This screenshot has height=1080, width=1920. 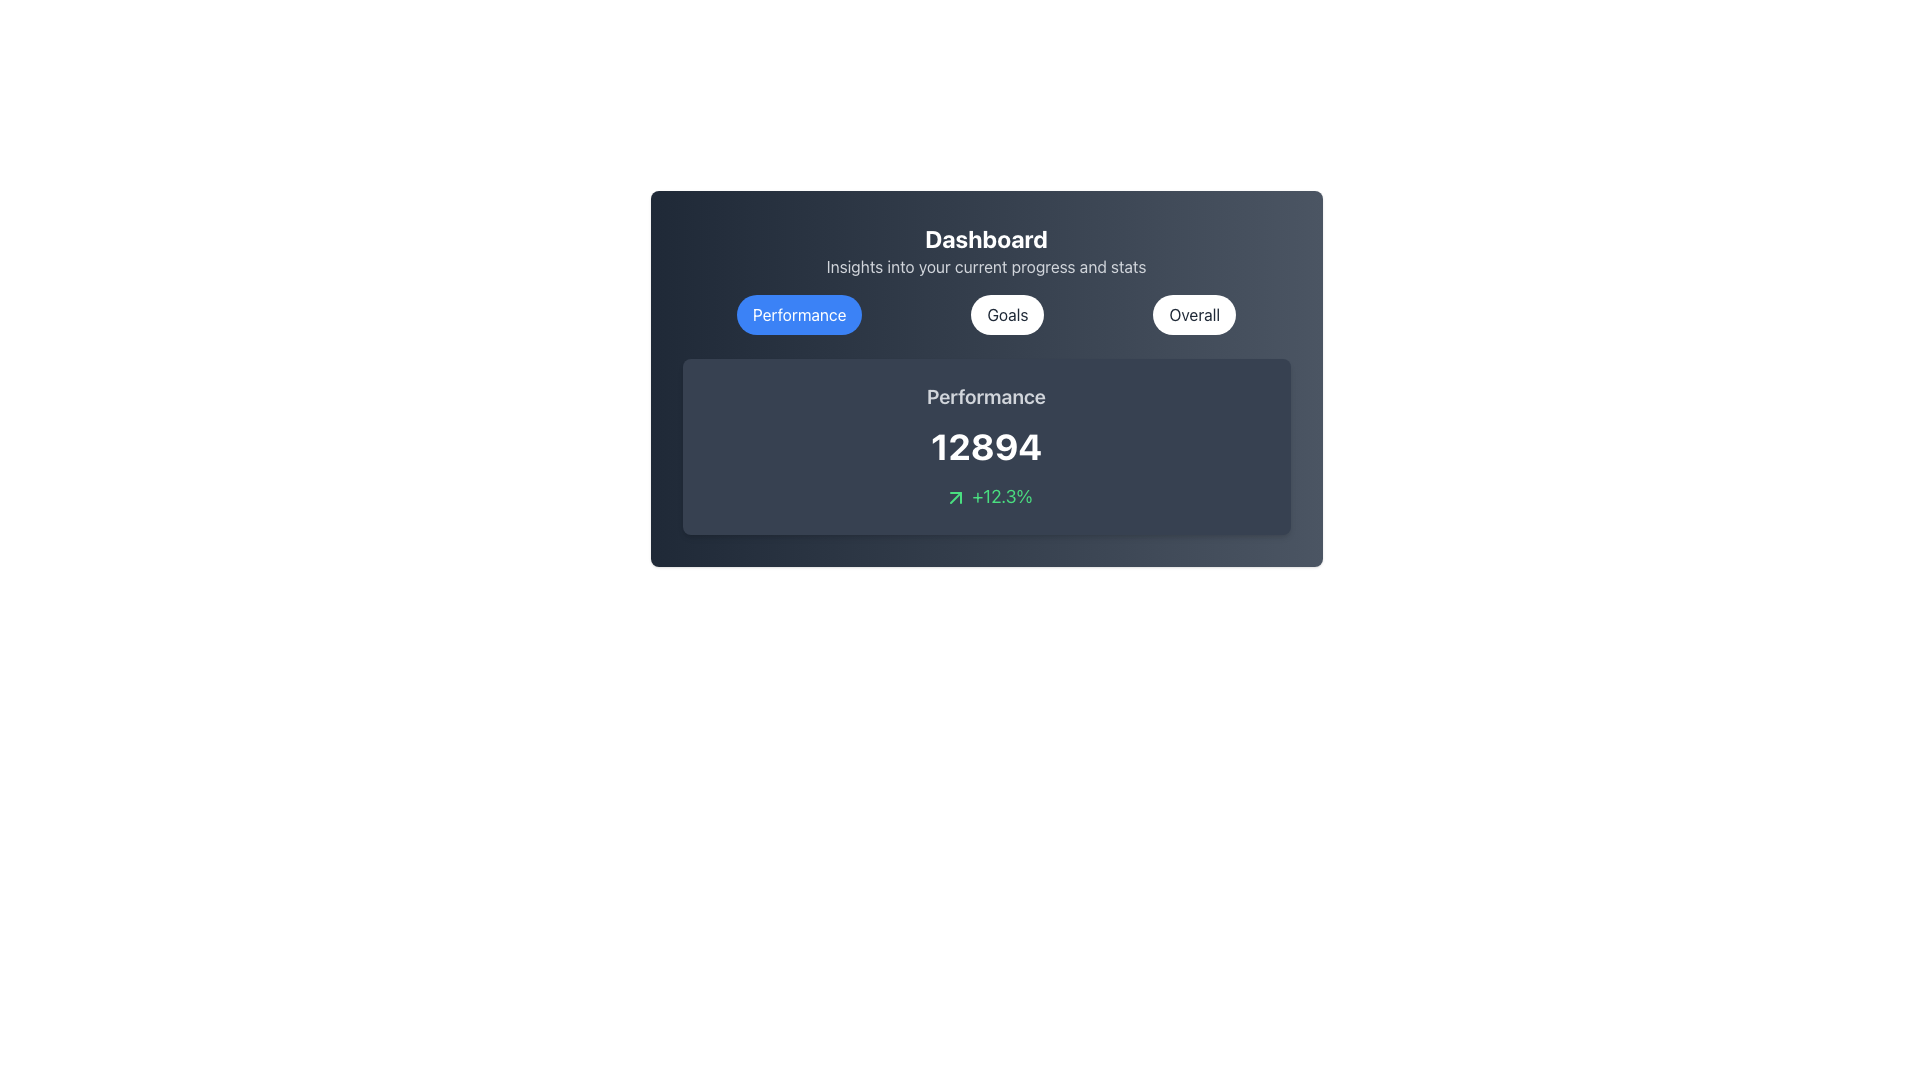 What do you see at coordinates (798, 315) in the screenshot?
I see `the rounded blue button labeled 'Performance'` at bounding box center [798, 315].